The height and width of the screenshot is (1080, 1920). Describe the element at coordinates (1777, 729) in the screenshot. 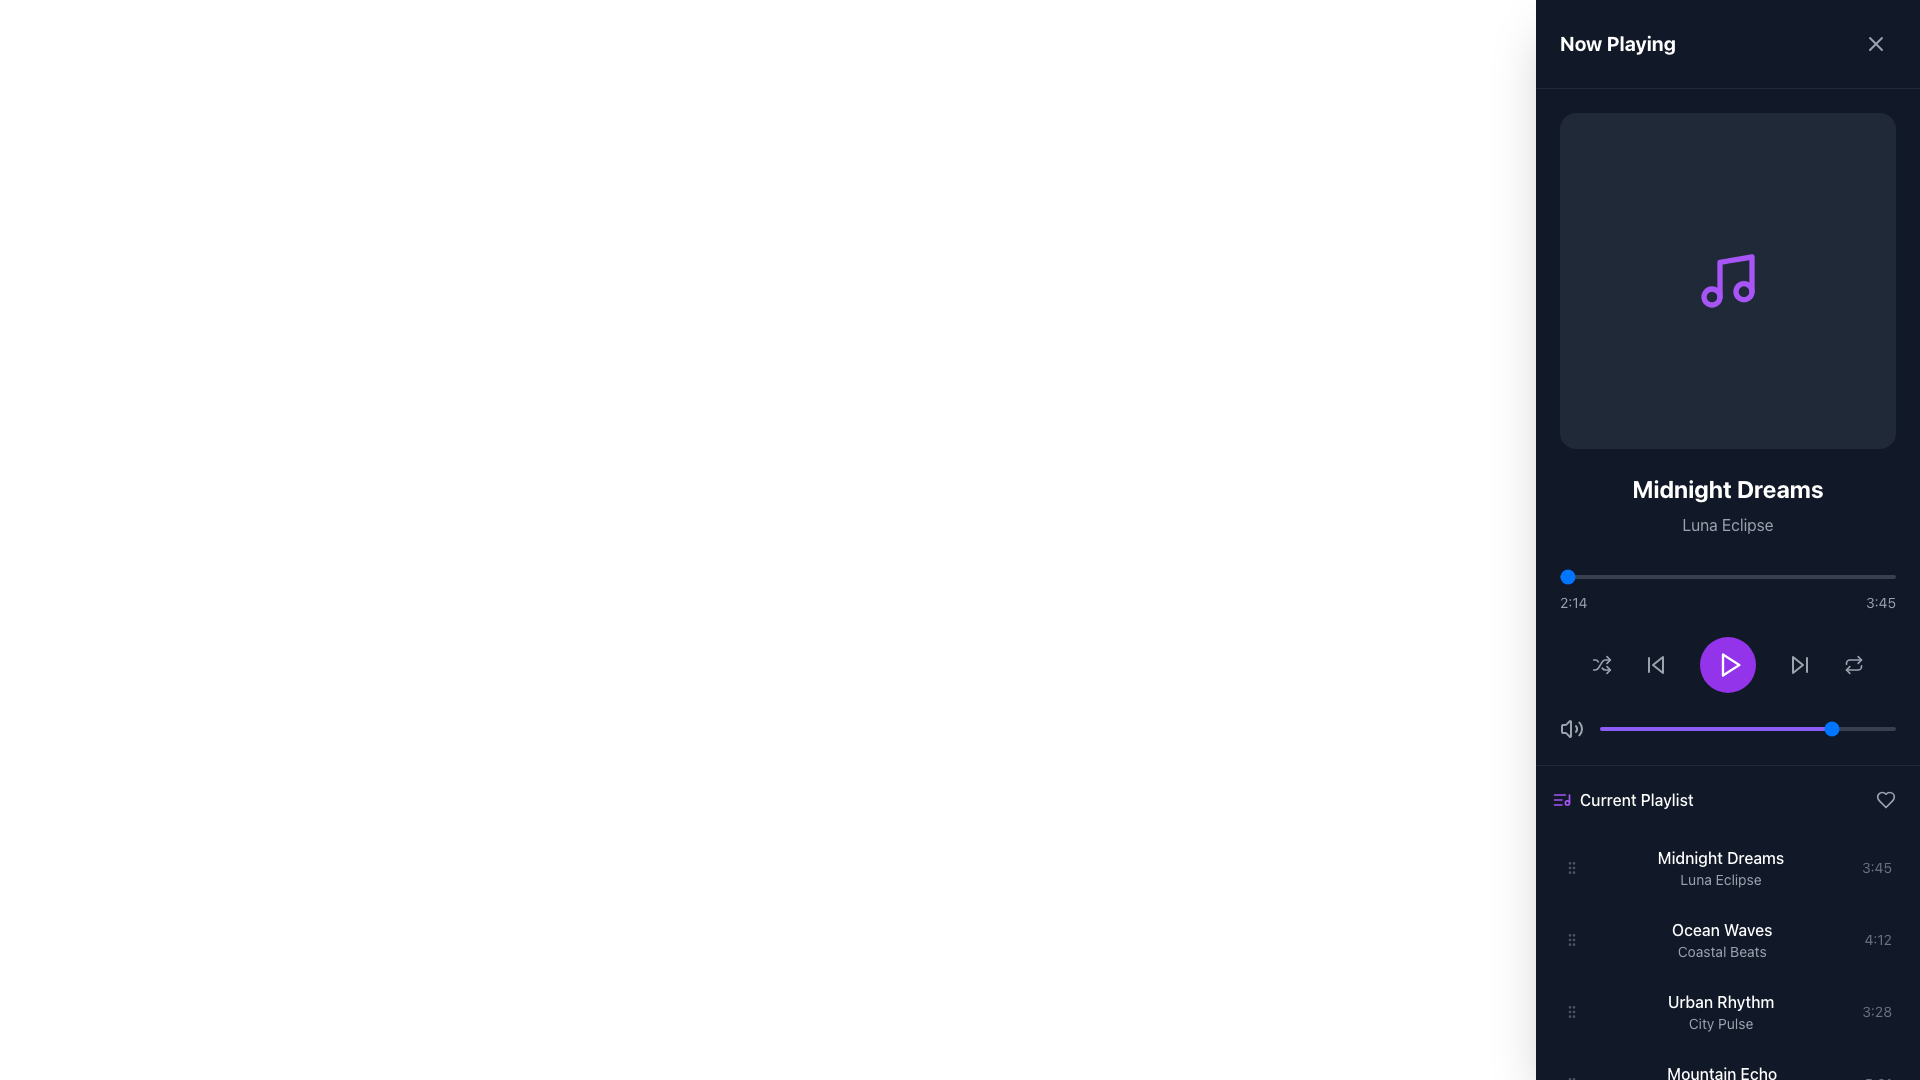

I see `the slider value` at that location.